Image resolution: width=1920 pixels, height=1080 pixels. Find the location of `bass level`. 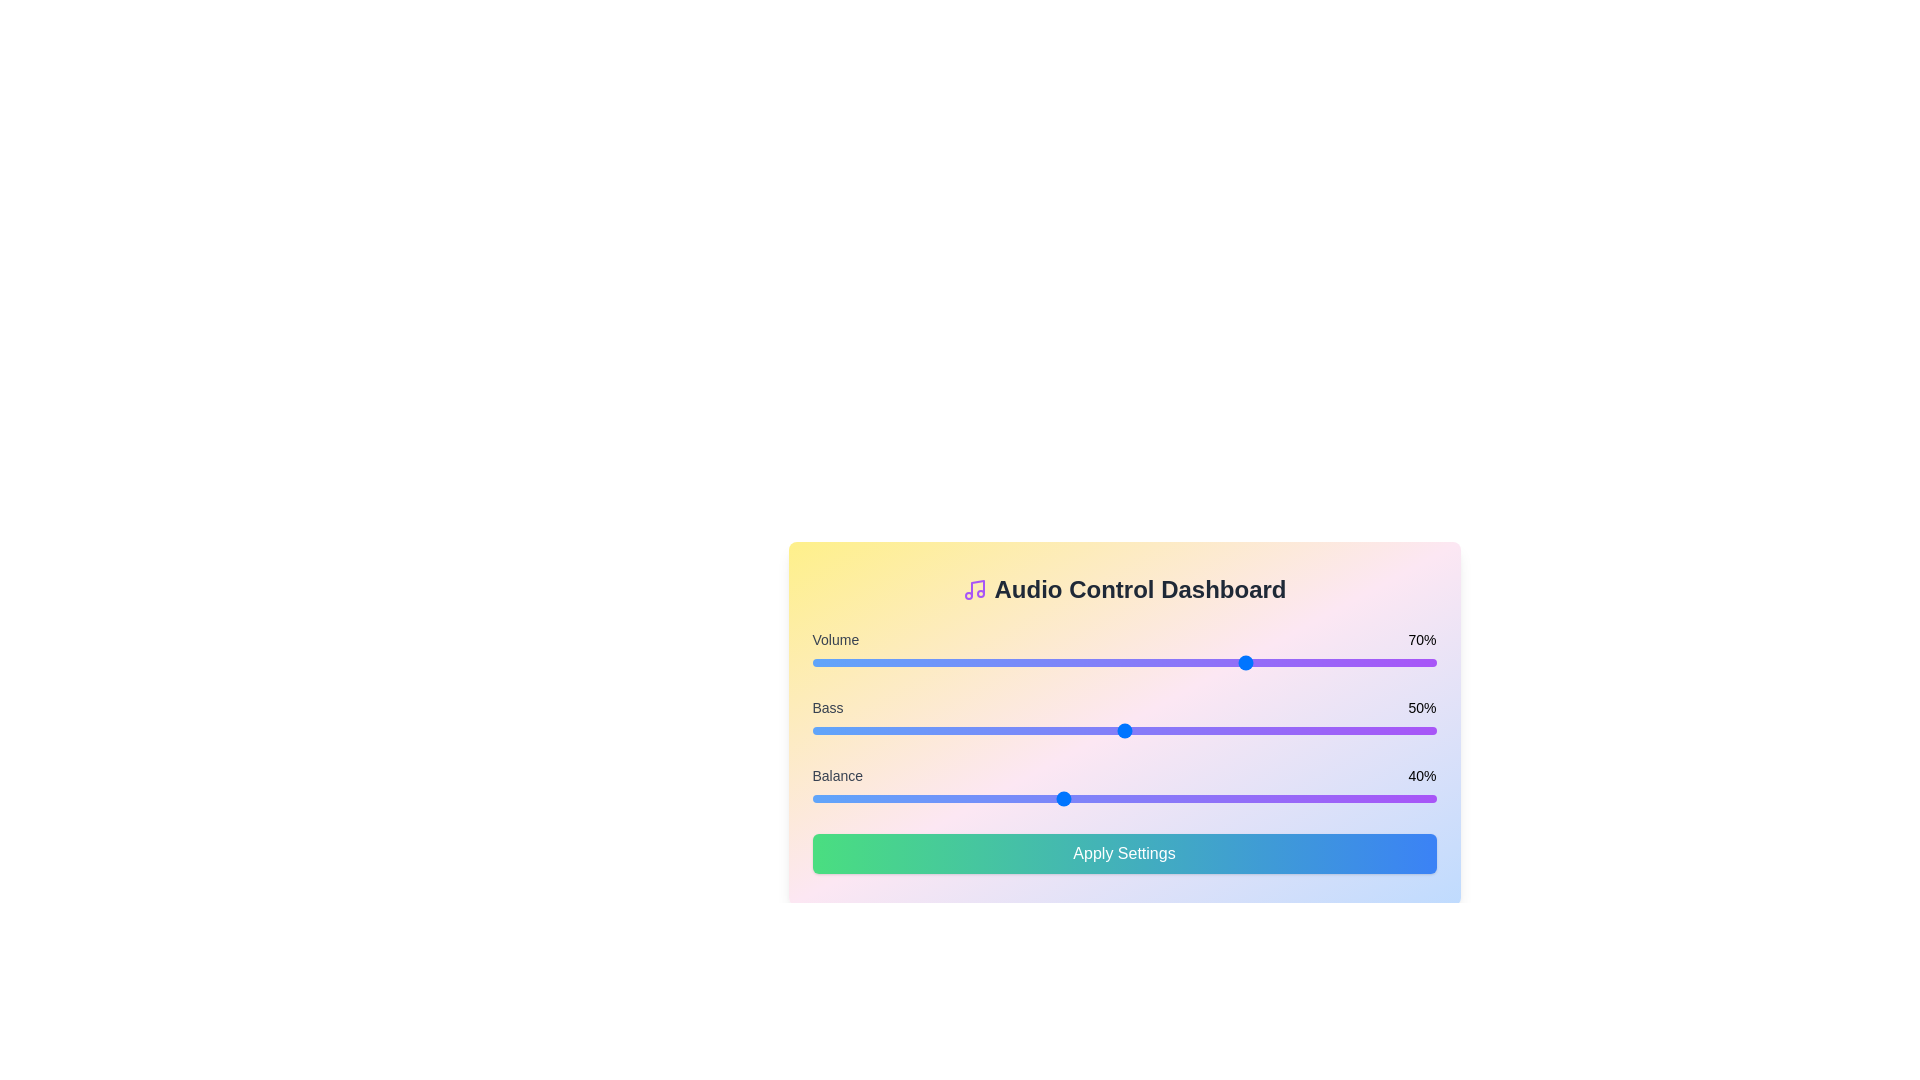

bass level is located at coordinates (1260, 731).